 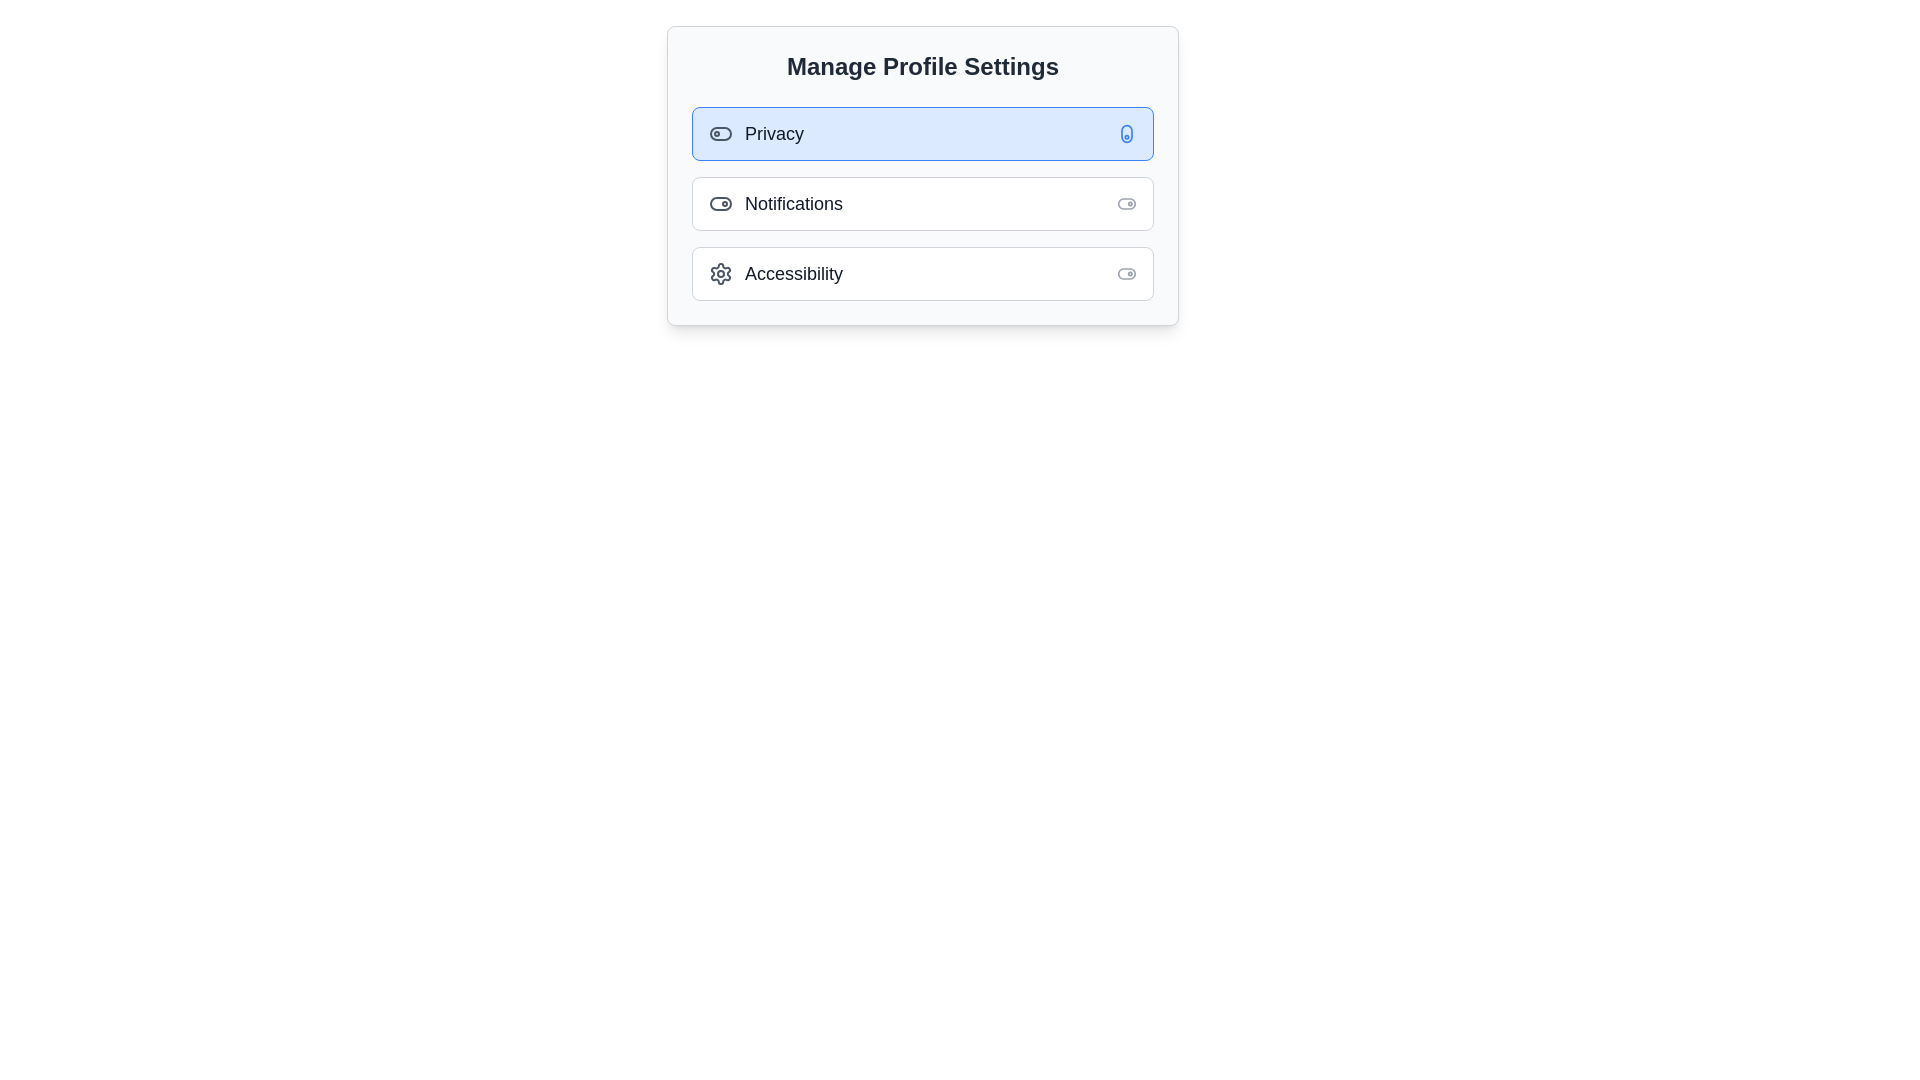 I want to click on the 'Notifications' text label, so click(x=775, y=204).